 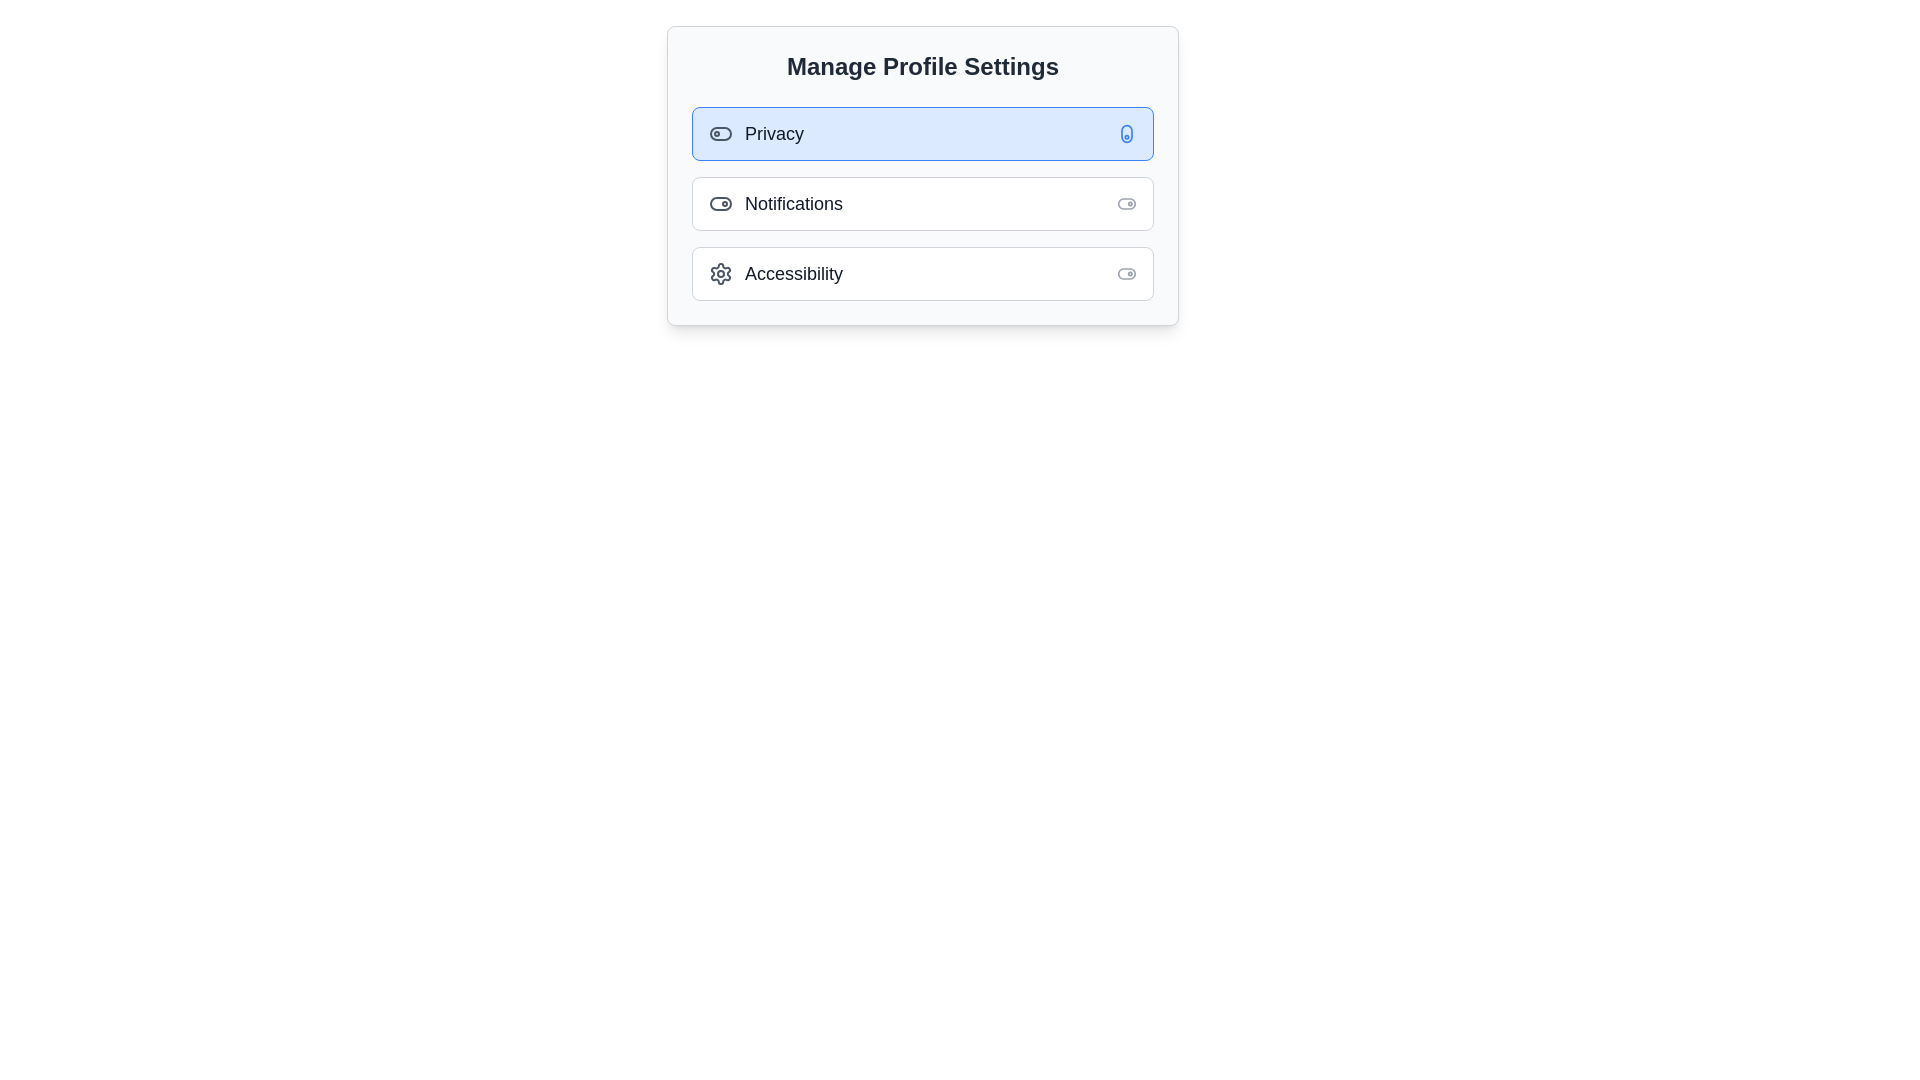 I want to click on the 'Notifications' text label, so click(x=775, y=204).